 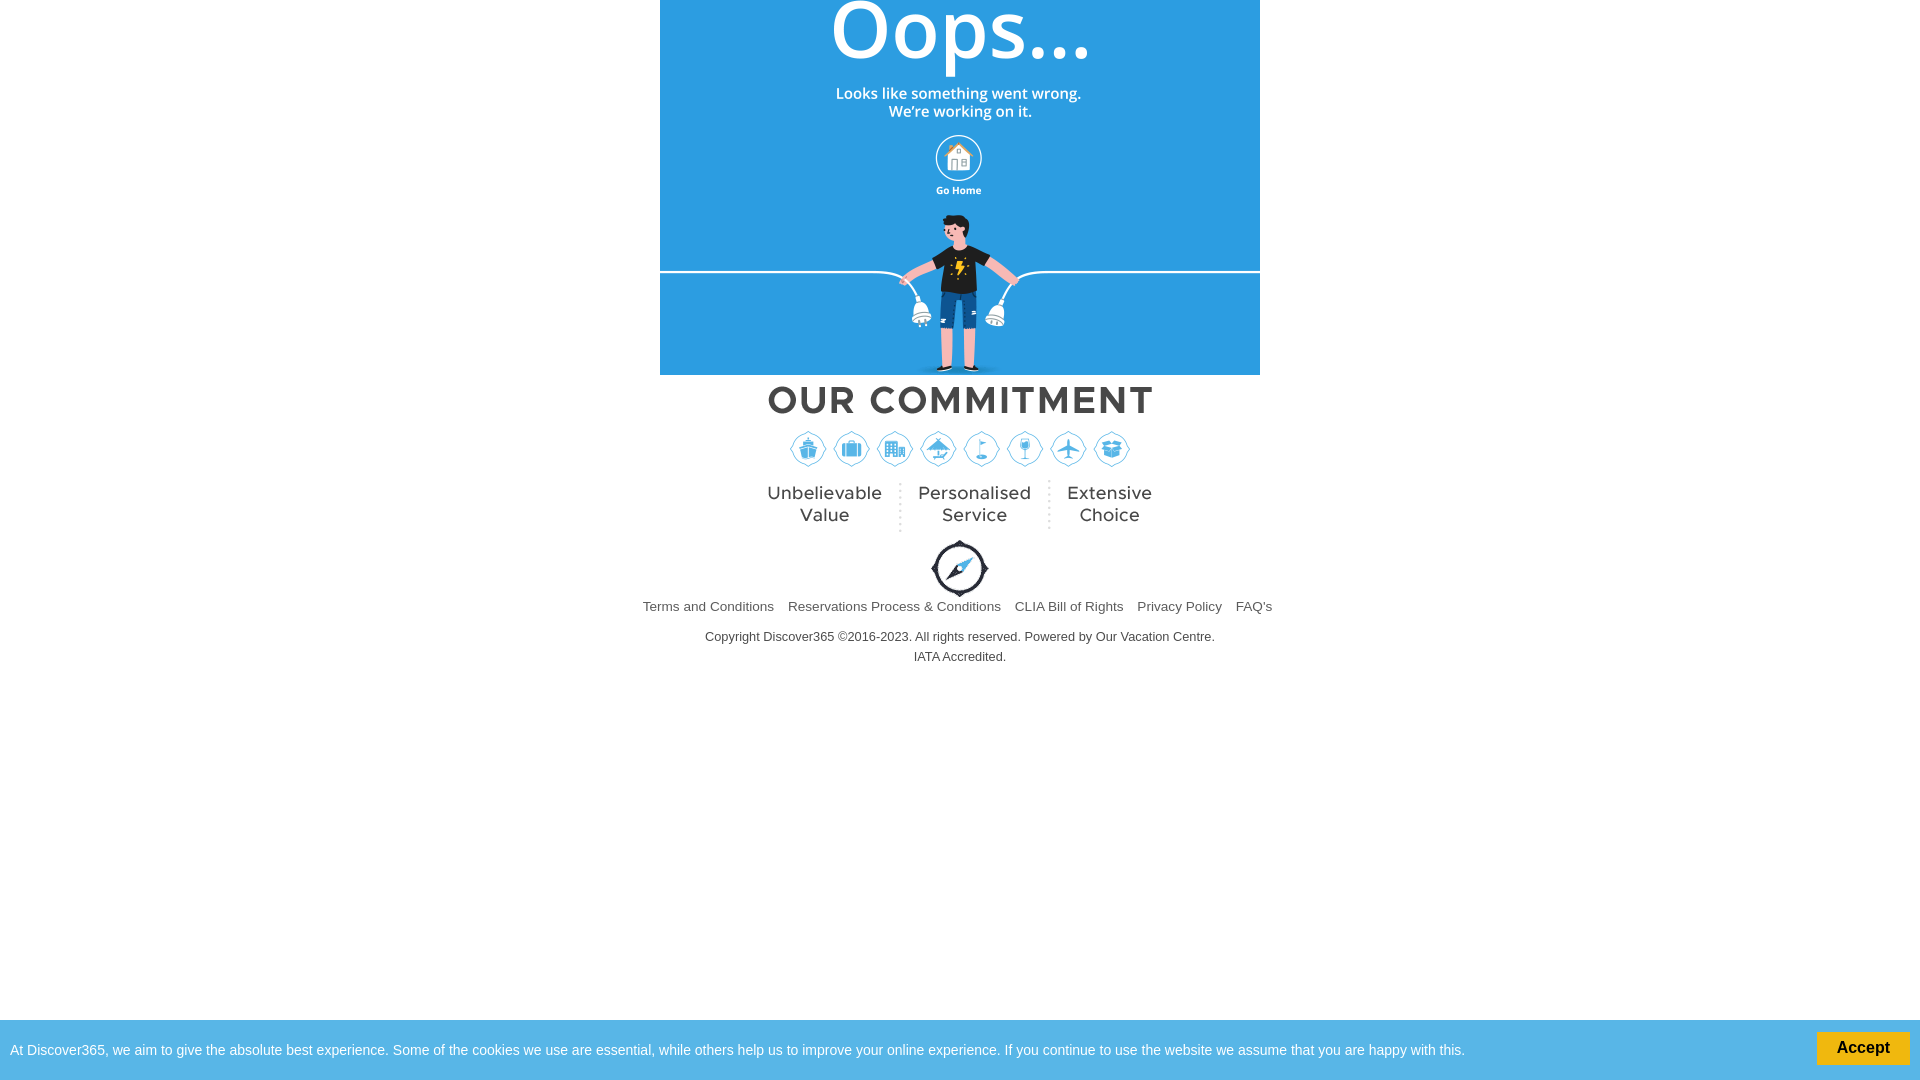 What do you see at coordinates (786, 605) in the screenshot?
I see `'Reservations Process & Conditions'` at bounding box center [786, 605].